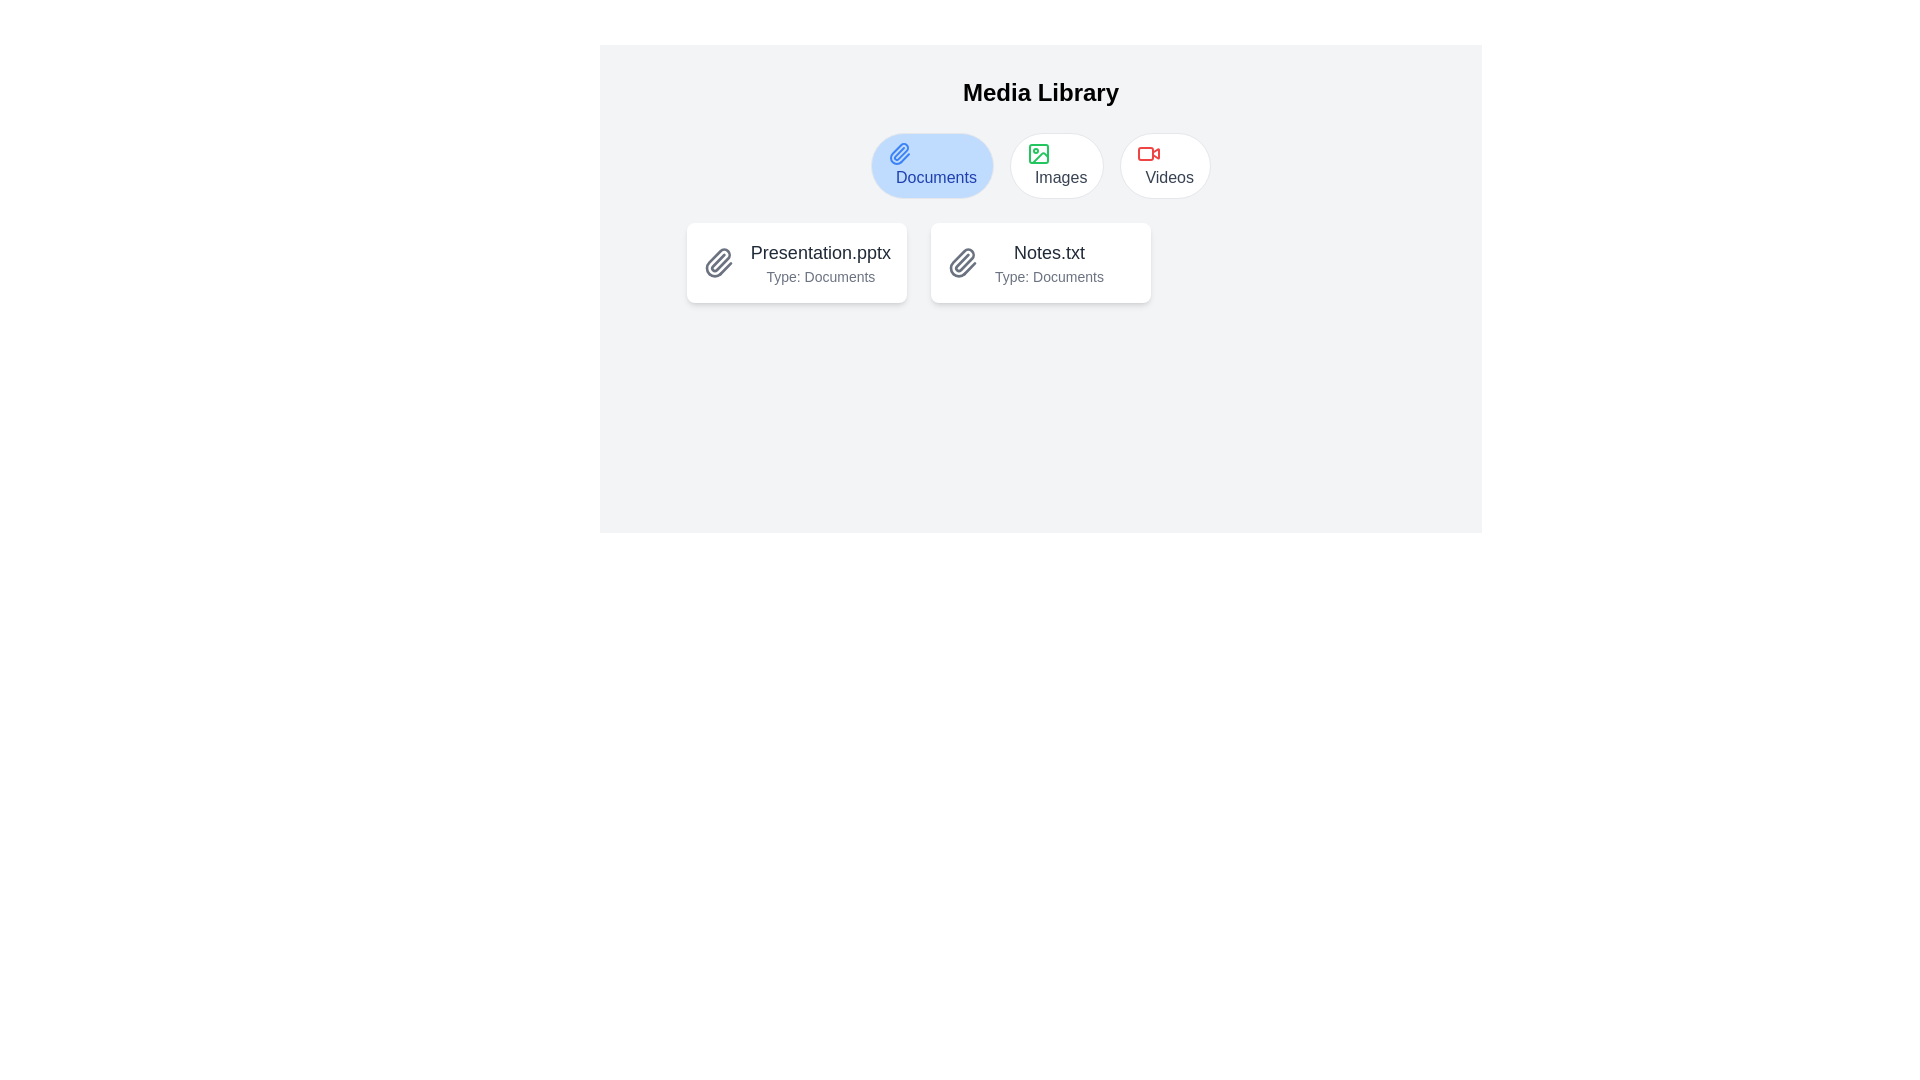 This screenshot has width=1920, height=1080. What do you see at coordinates (718, 261) in the screenshot?
I see `the paperclip icon representing the 'Documents' section in the Media Library interface, which is located to the left of the 'Presentation.pptx' label` at bounding box center [718, 261].